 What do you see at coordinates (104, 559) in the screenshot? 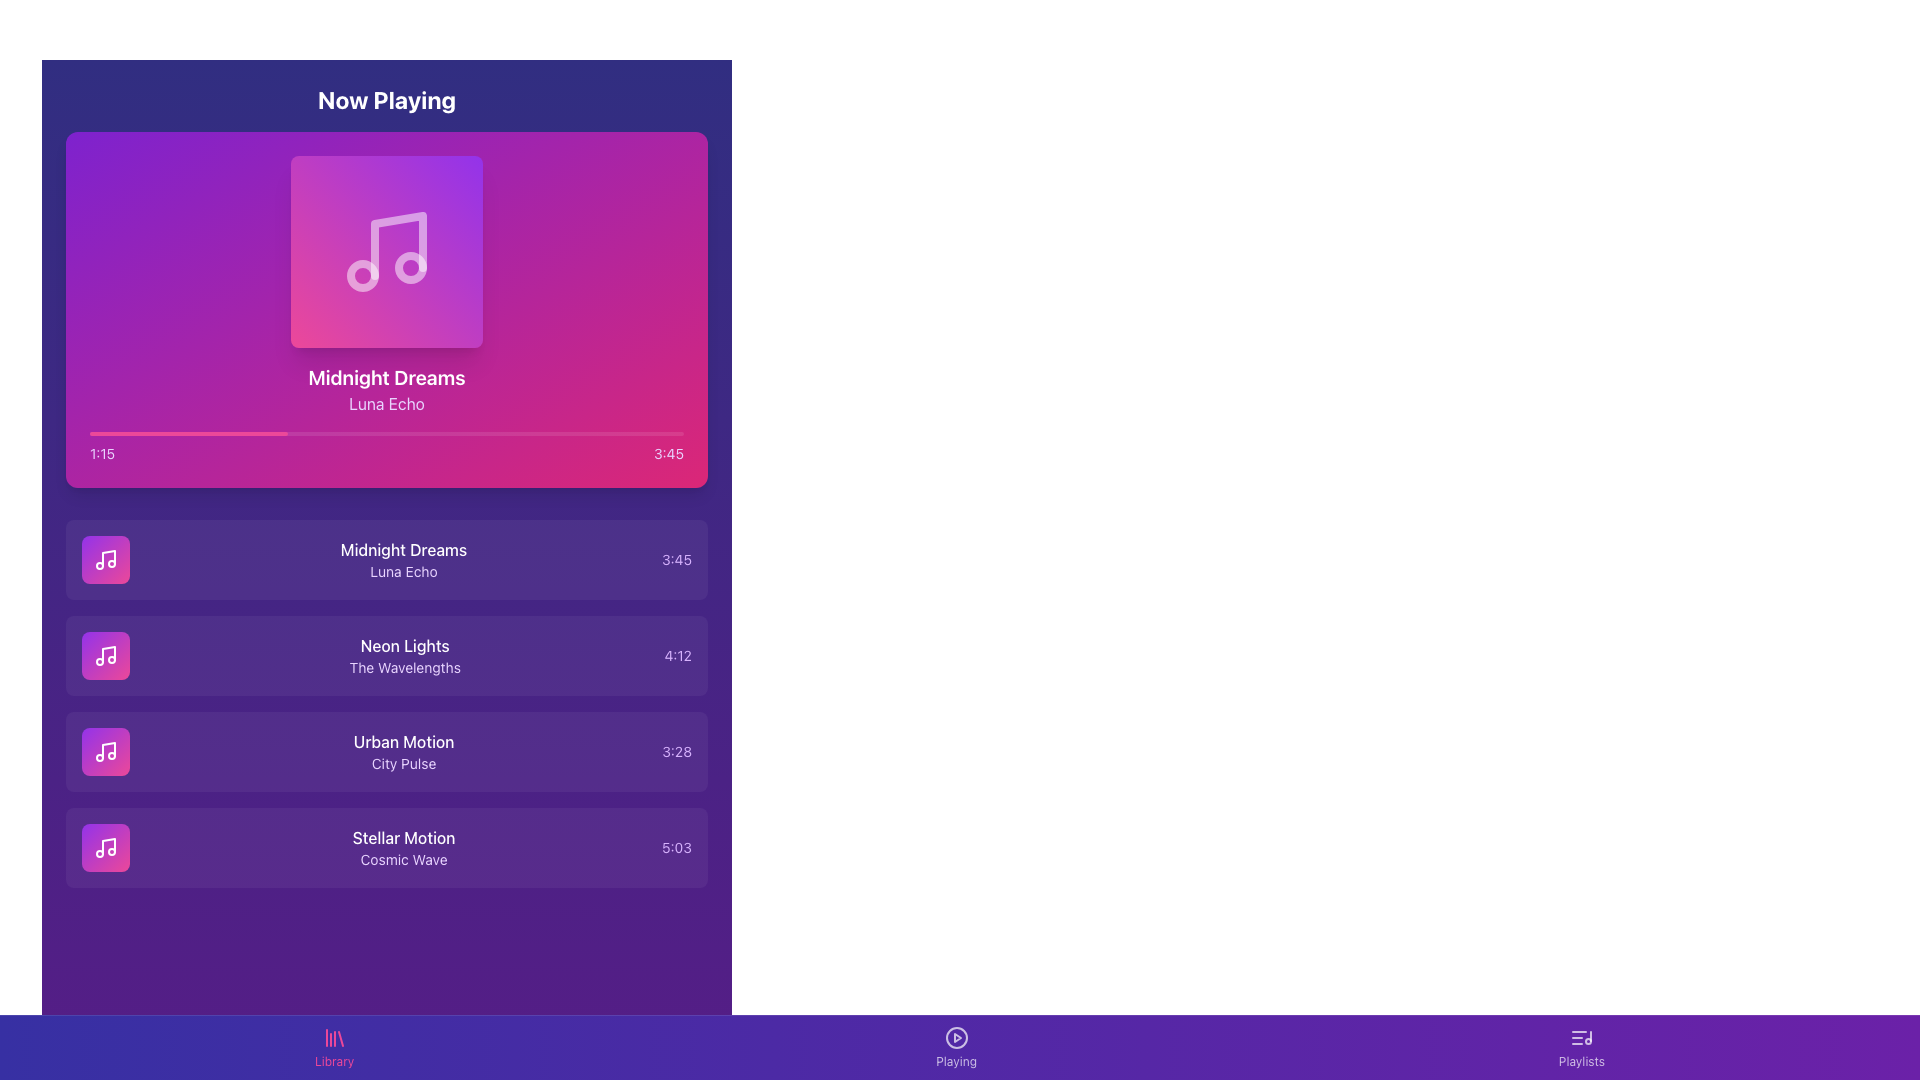
I see `the music-related icon located to the left of the text 'Midnight Dreams' and 'Luna Echo' and above 'Neon Lights'` at bounding box center [104, 559].